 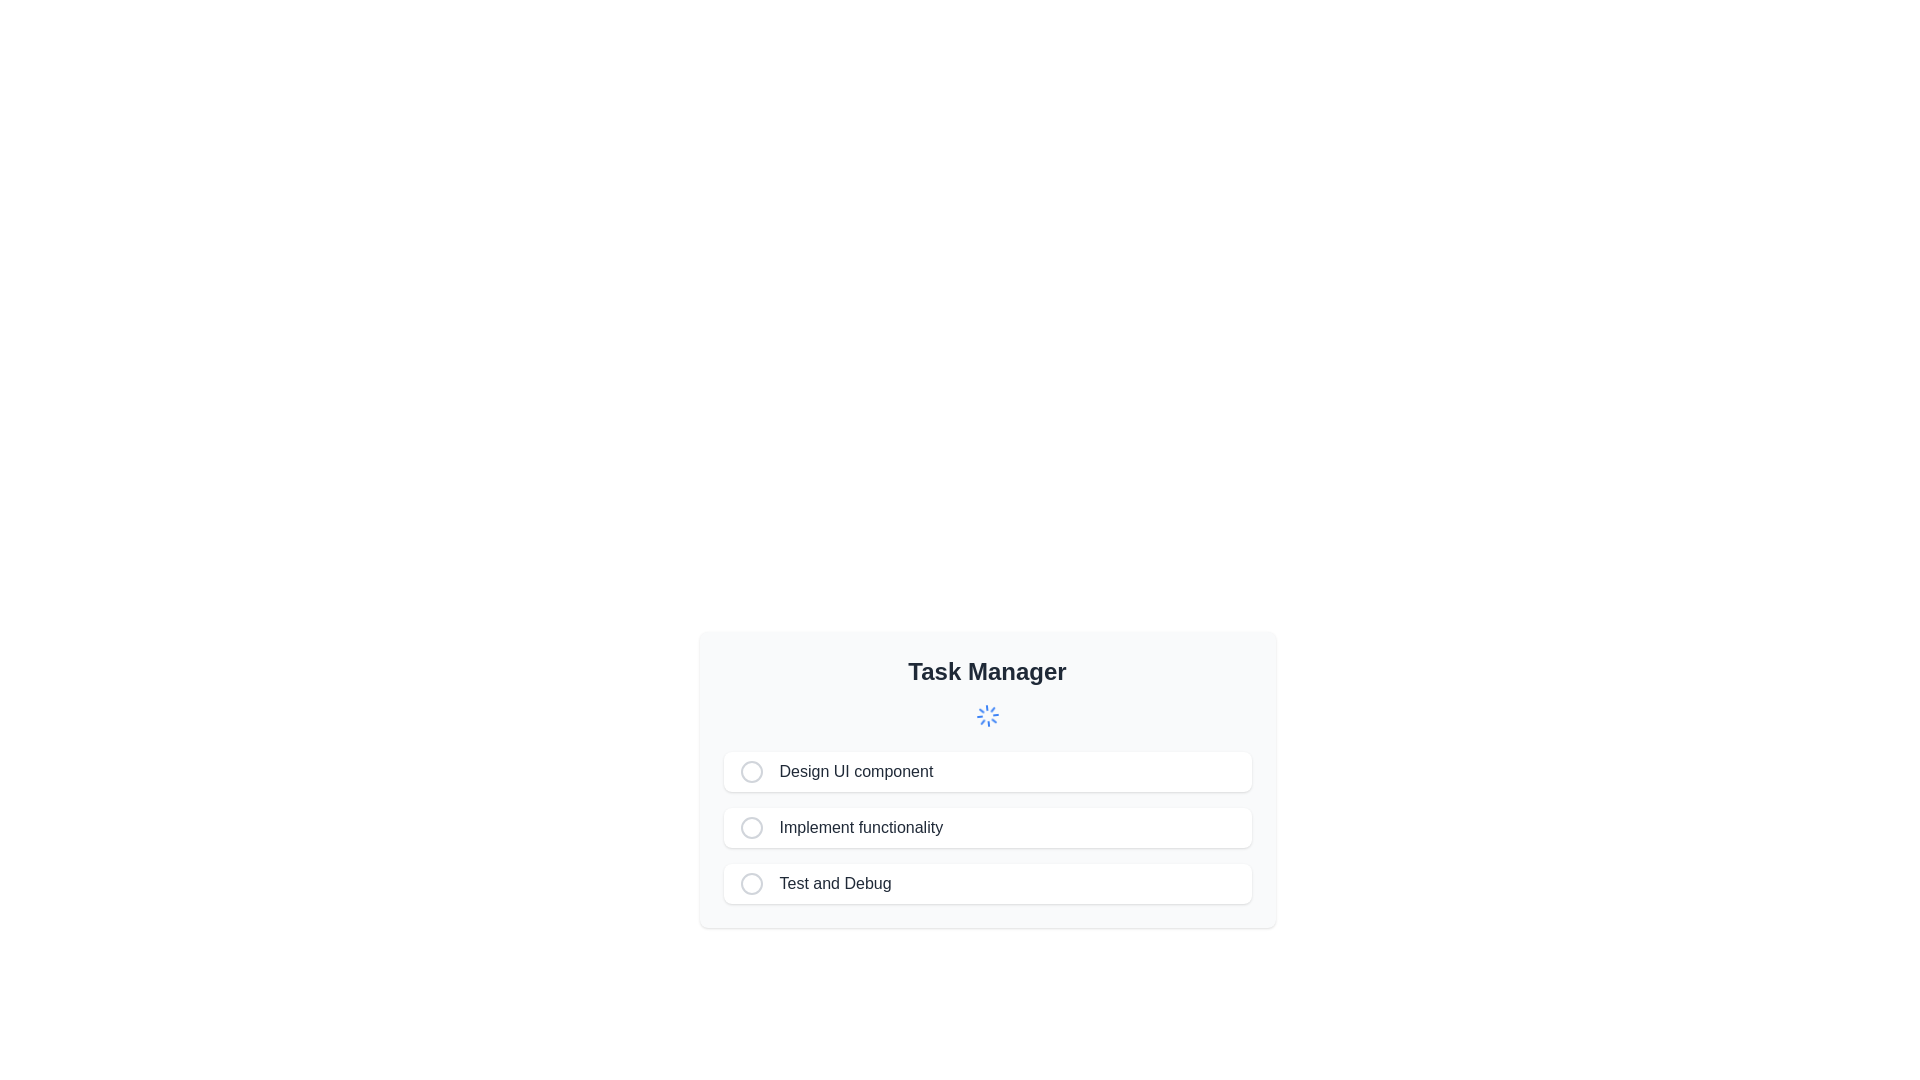 What do you see at coordinates (987, 882) in the screenshot?
I see `the 'Test and Debug' selectable button in the task manager panel` at bounding box center [987, 882].